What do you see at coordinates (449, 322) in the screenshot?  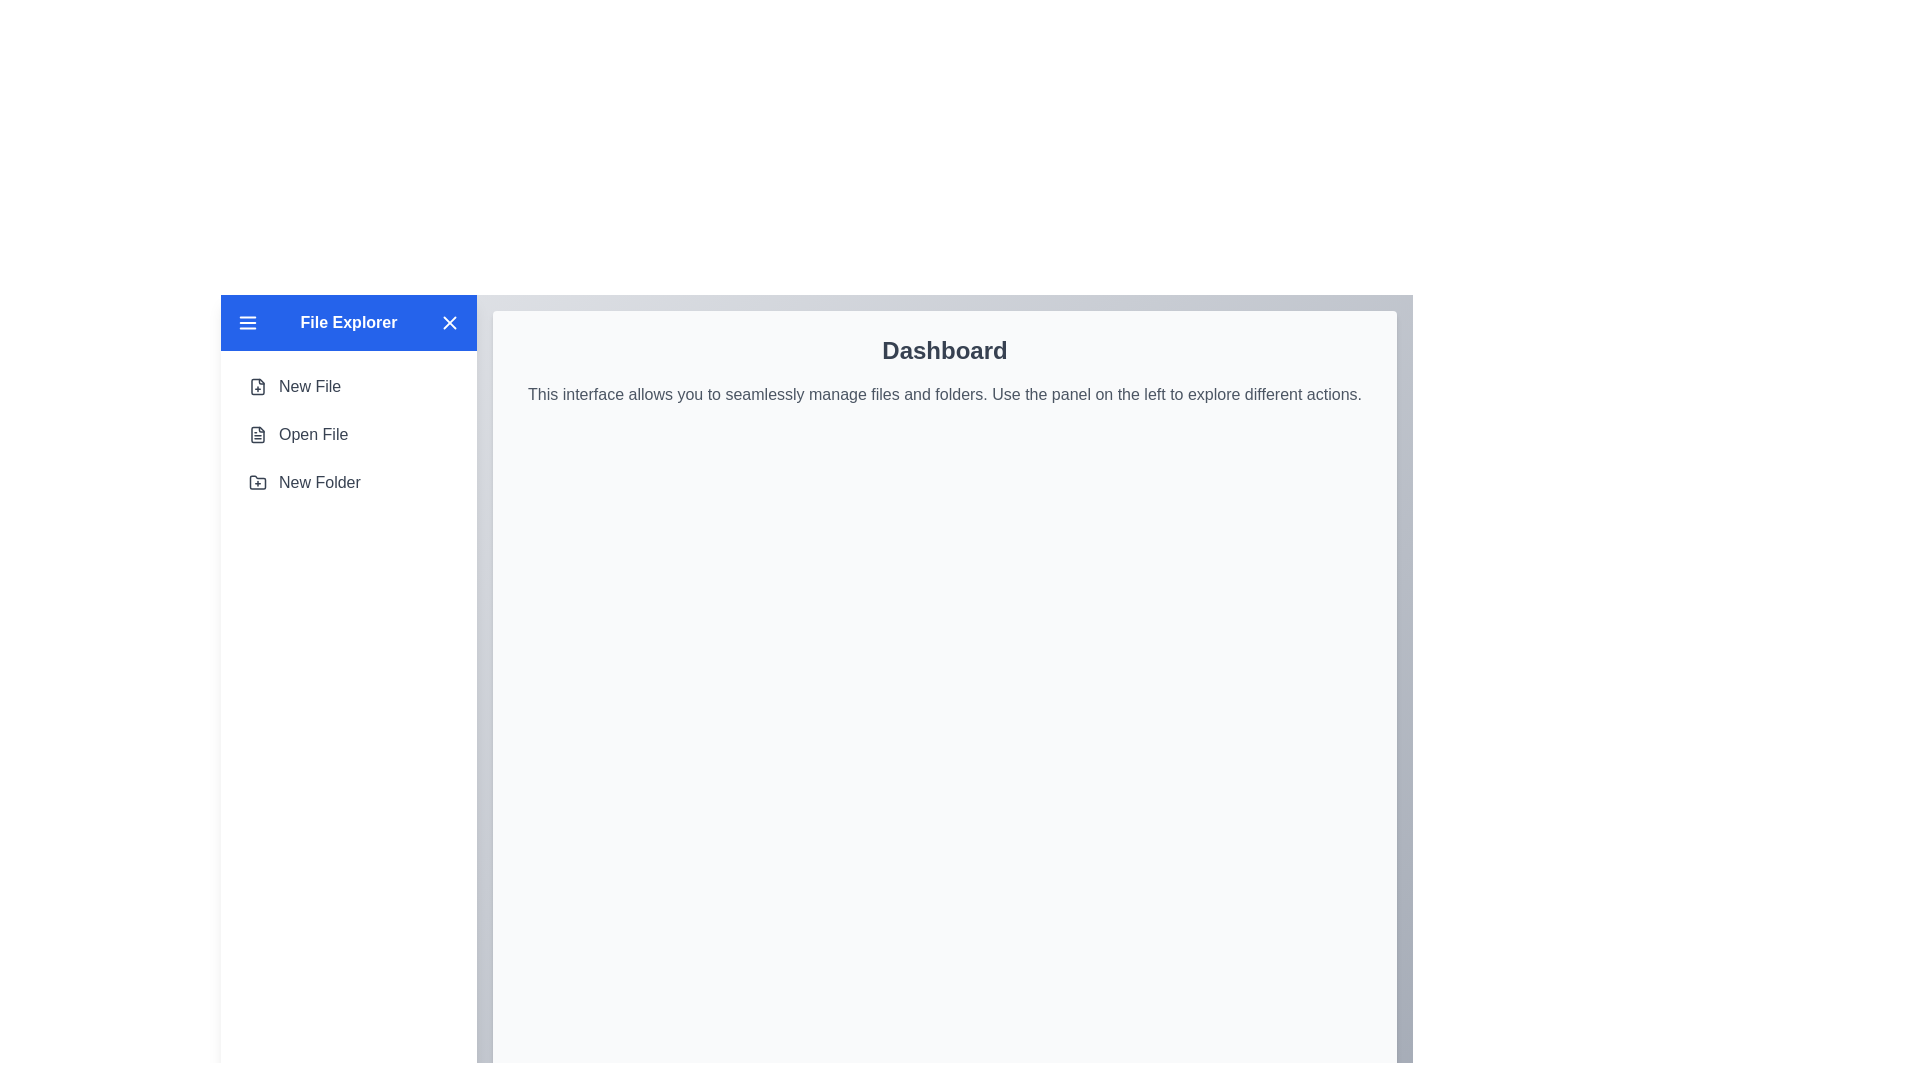 I see `the close button icon resembling an 'X' located on the right side of the blue 'File Explorer' header bar` at bounding box center [449, 322].